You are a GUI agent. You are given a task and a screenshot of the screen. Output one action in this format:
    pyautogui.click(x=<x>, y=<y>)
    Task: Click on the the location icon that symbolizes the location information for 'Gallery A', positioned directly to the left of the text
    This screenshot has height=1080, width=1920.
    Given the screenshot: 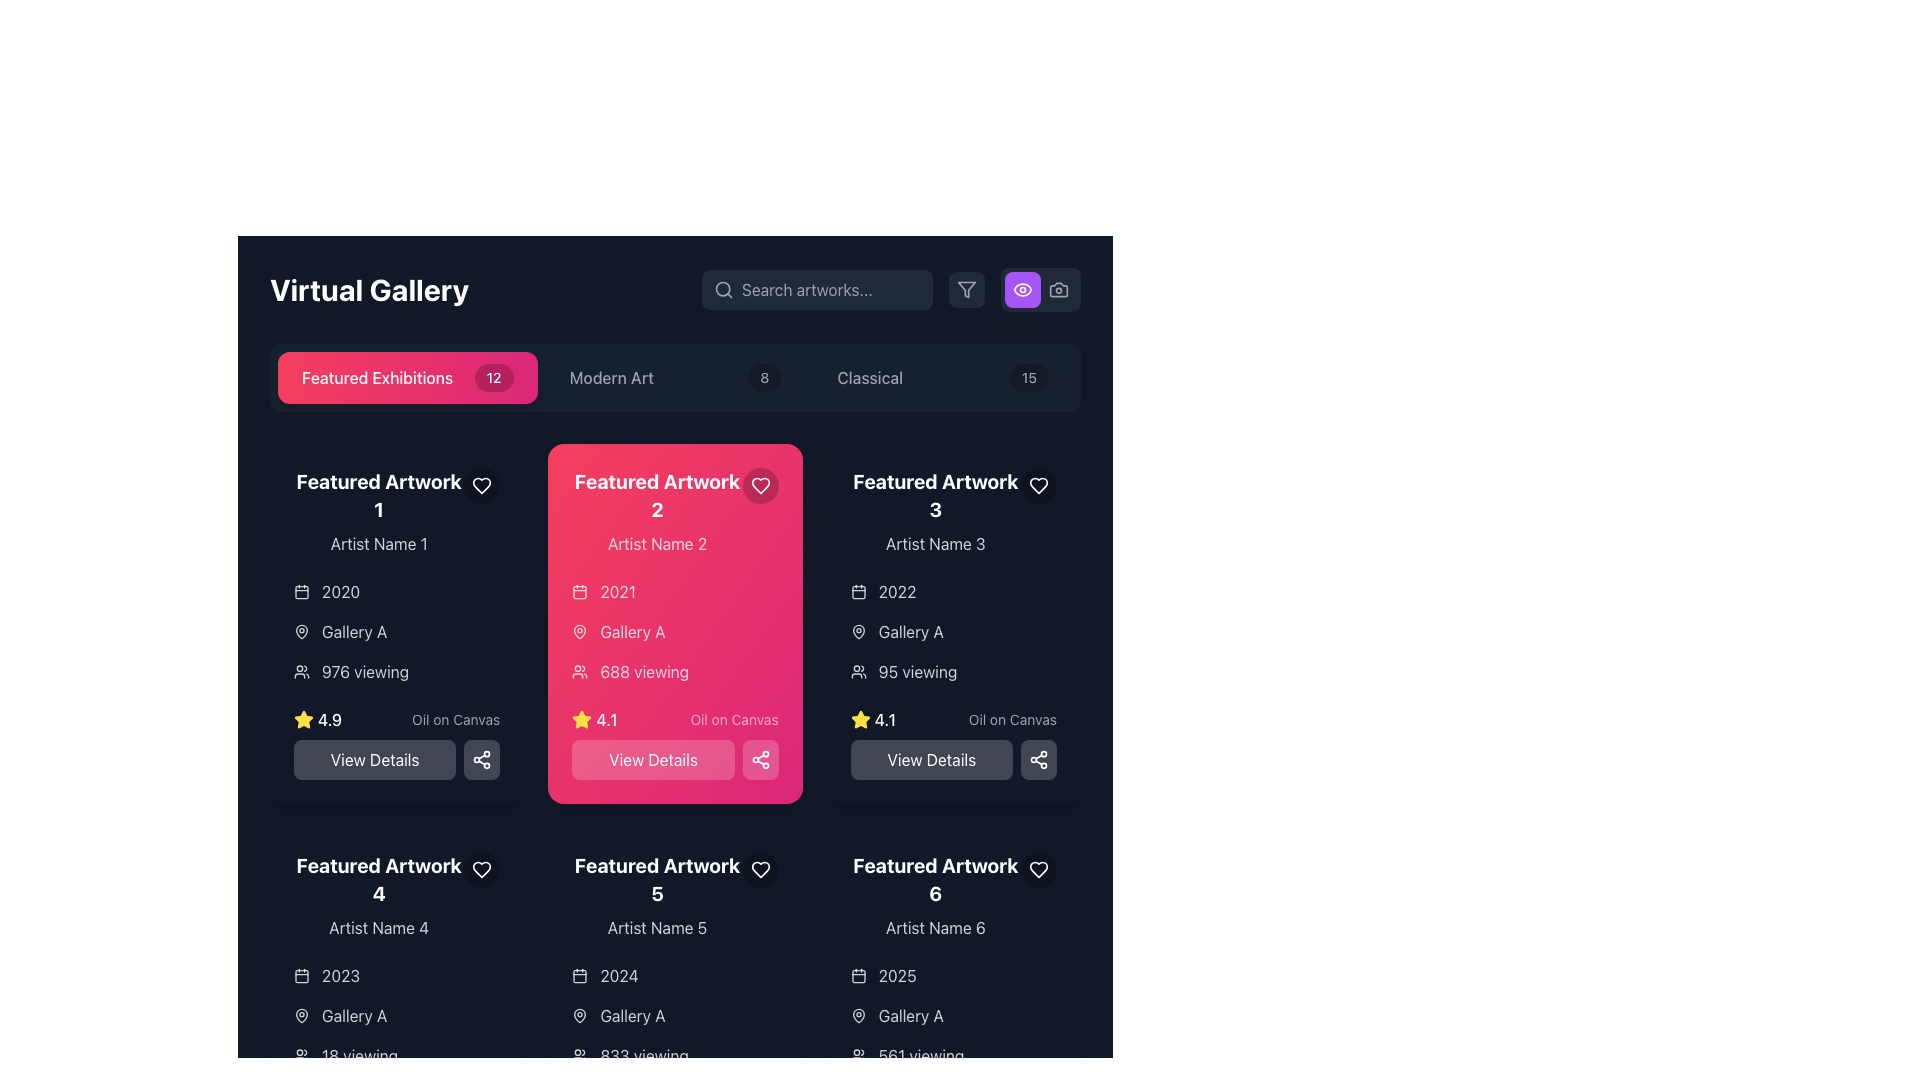 What is the action you would take?
    pyautogui.click(x=579, y=1015)
    